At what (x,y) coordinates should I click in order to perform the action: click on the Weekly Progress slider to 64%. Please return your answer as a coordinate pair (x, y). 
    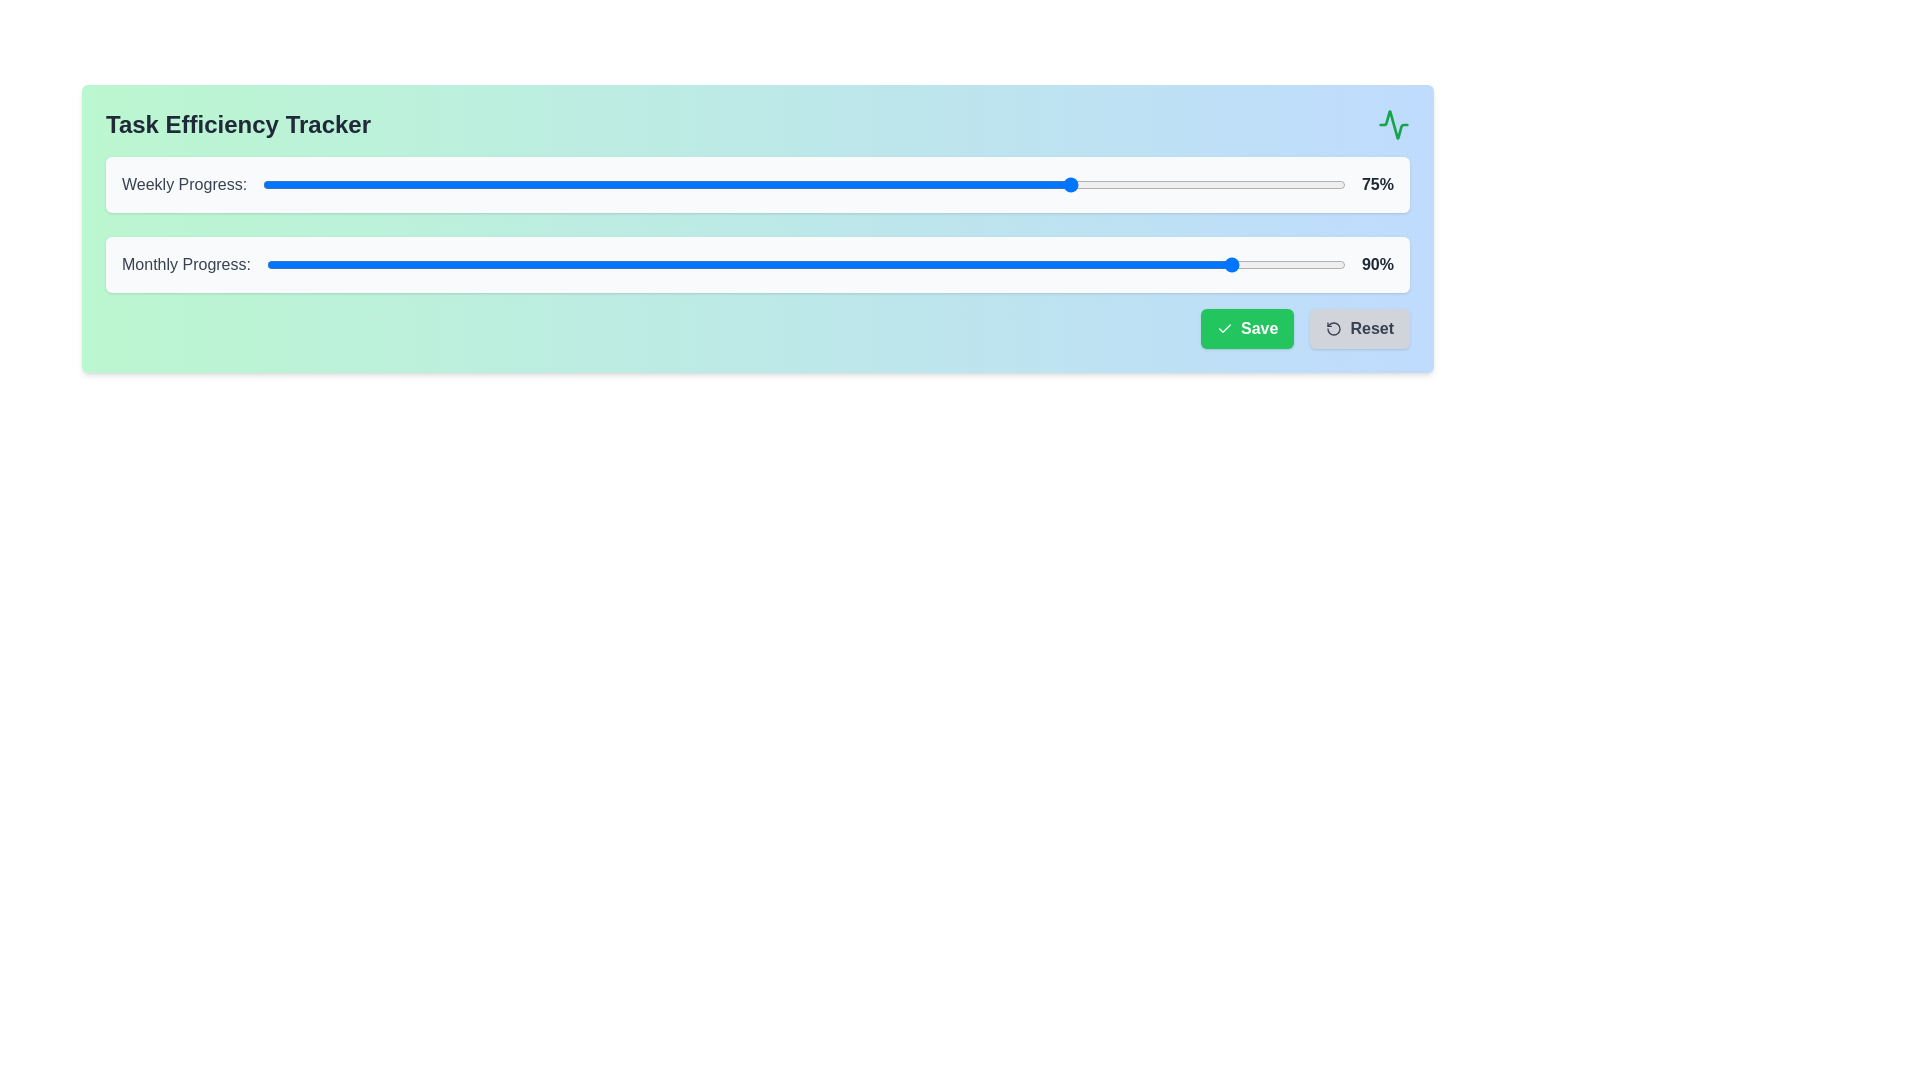
    Looking at the image, I should click on (955, 185).